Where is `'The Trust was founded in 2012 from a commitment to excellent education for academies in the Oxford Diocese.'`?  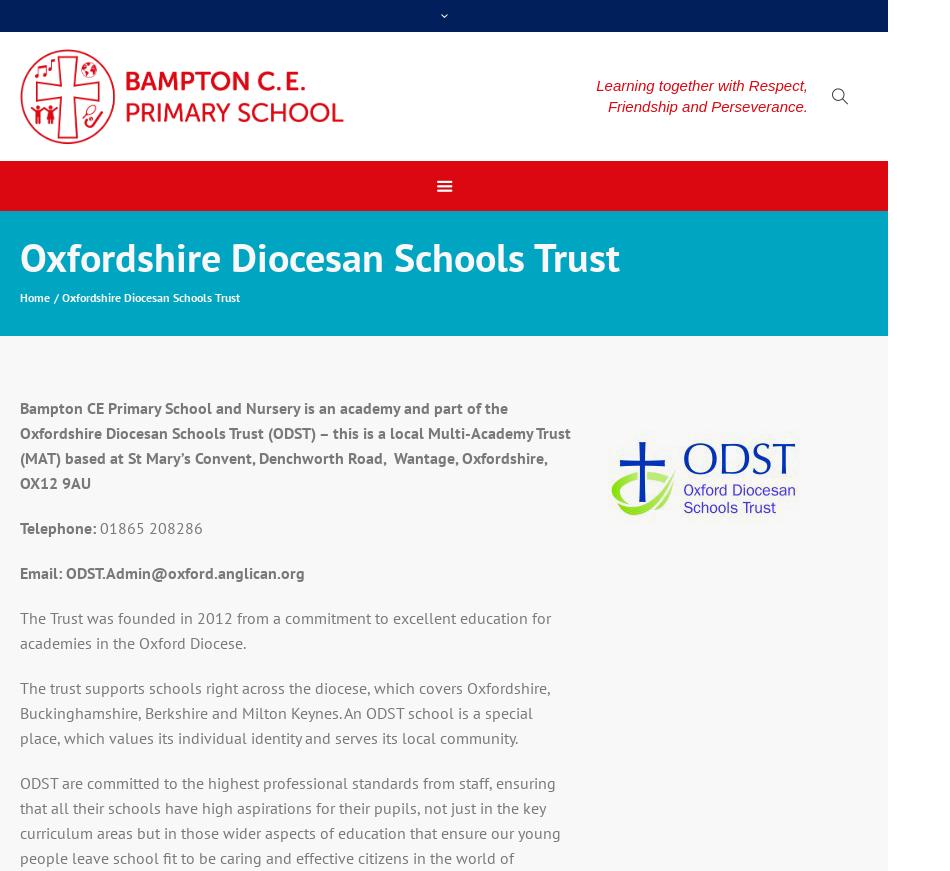 'The Trust was founded in 2012 from a commitment to excellent education for academies in the Oxford Diocese.' is located at coordinates (283, 629).